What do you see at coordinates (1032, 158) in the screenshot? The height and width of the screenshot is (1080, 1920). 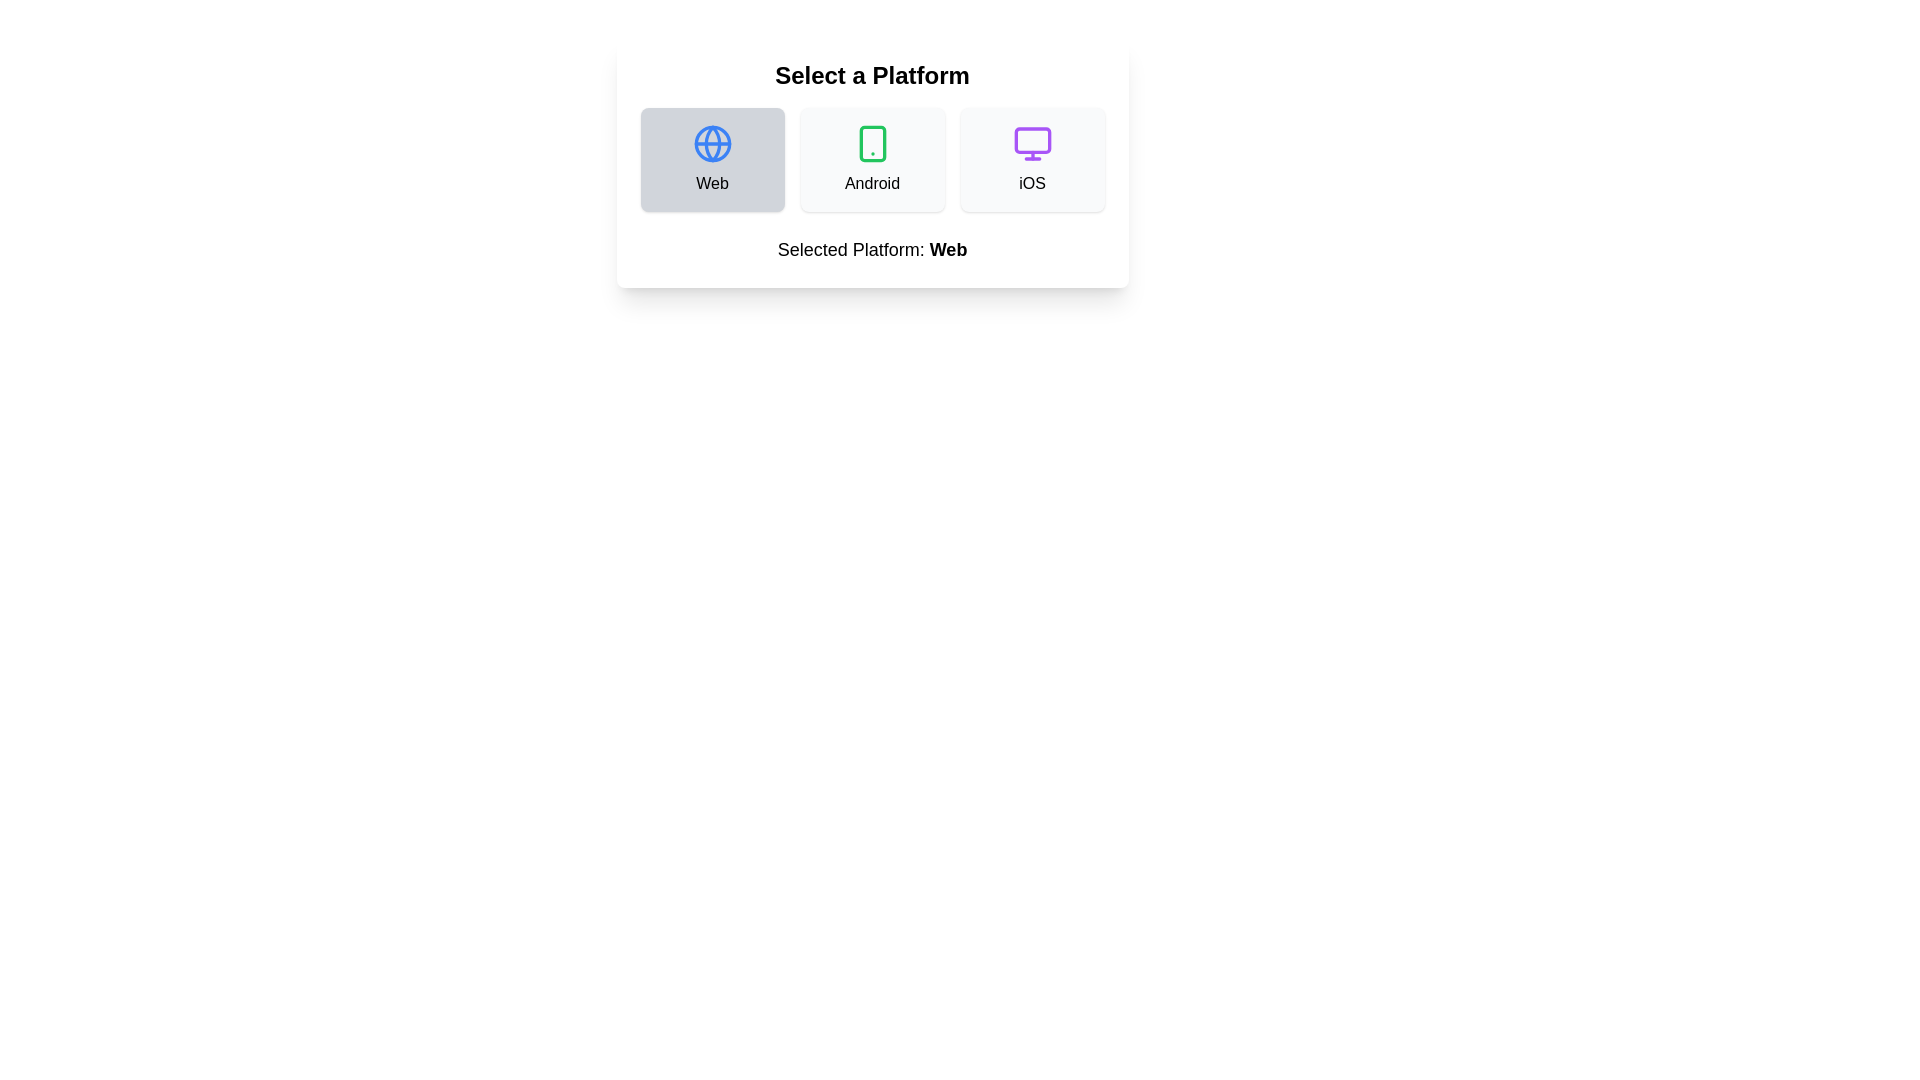 I see `the platform iOS by clicking its corresponding button` at bounding box center [1032, 158].